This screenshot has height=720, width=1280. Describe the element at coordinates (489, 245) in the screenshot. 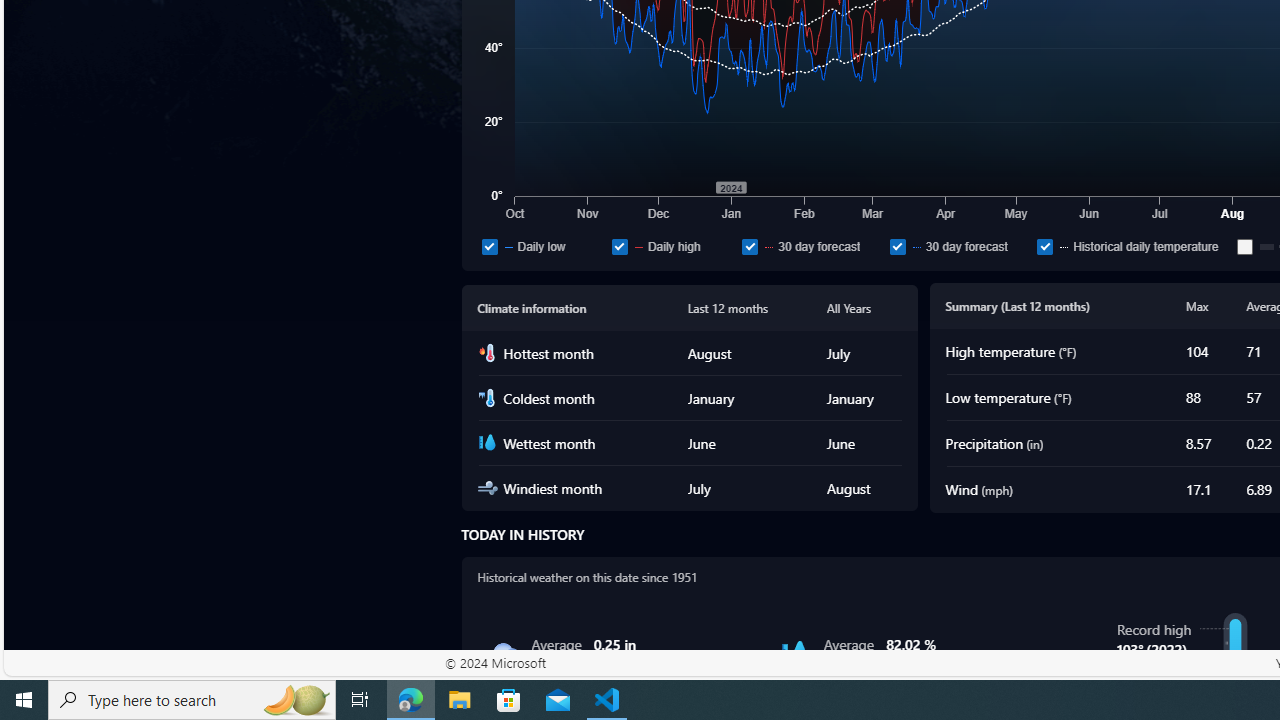

I see `'Daily low'` at that location.